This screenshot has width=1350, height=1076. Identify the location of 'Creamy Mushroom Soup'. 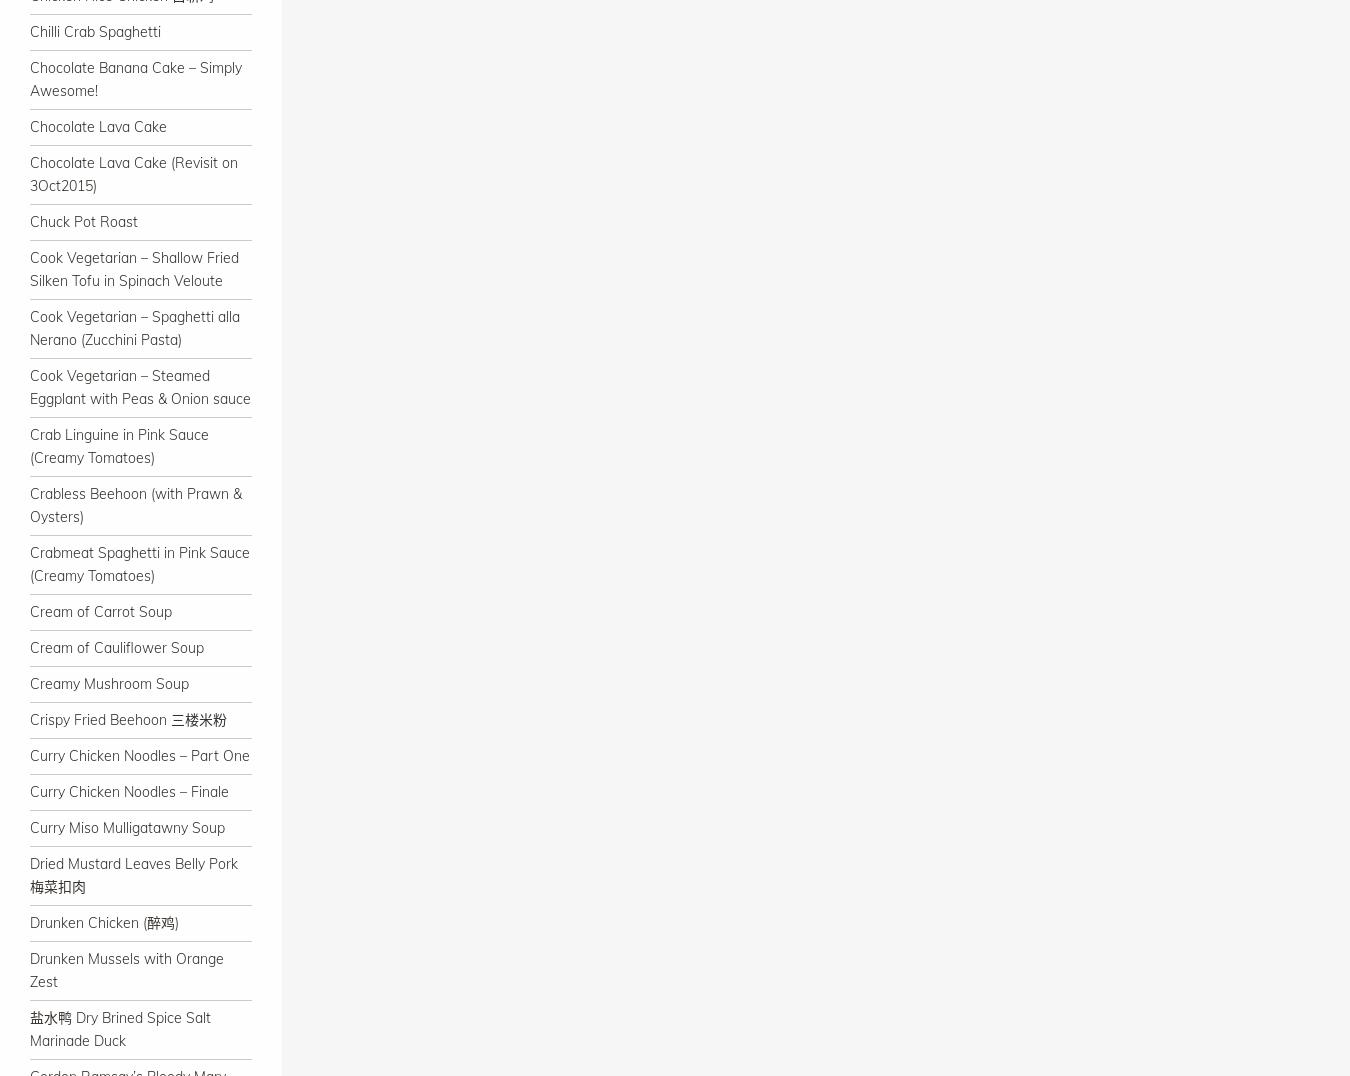
(28, 684).